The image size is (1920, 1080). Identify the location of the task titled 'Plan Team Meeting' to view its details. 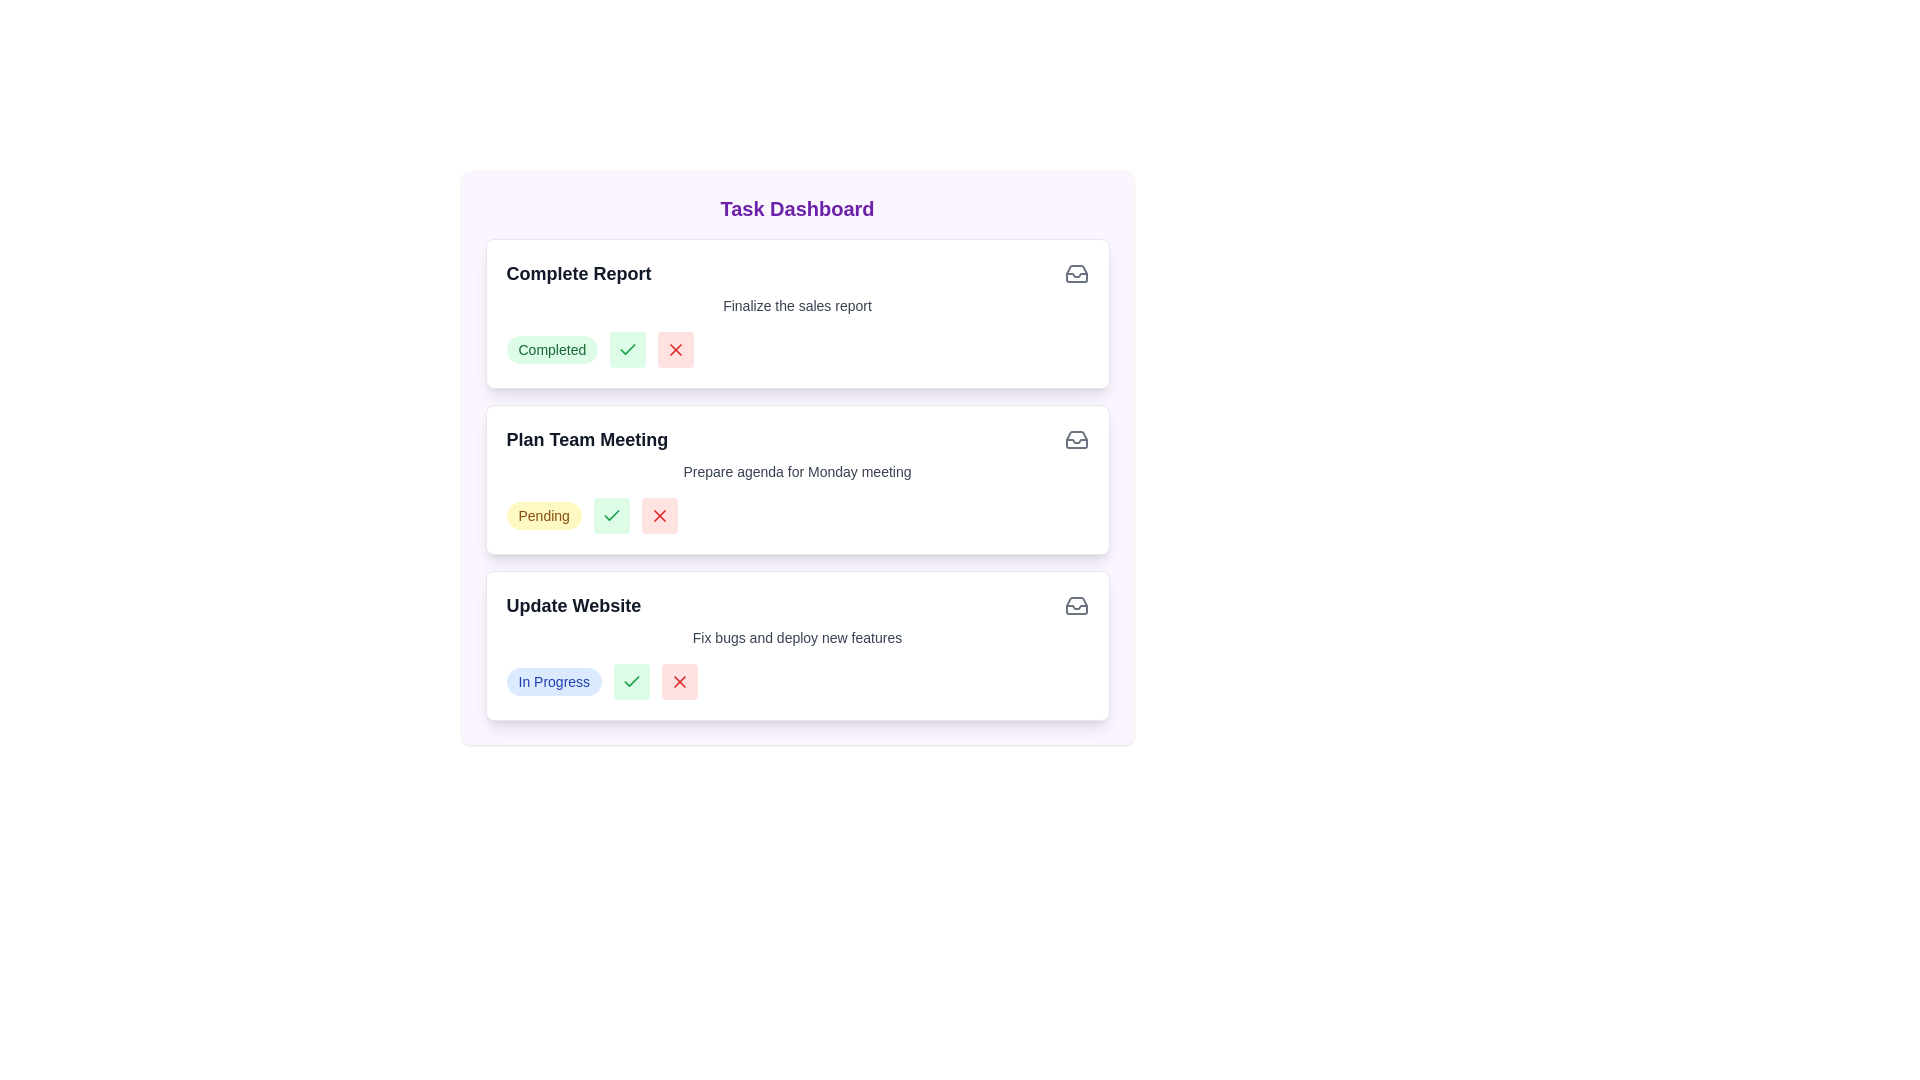
(586, 438).